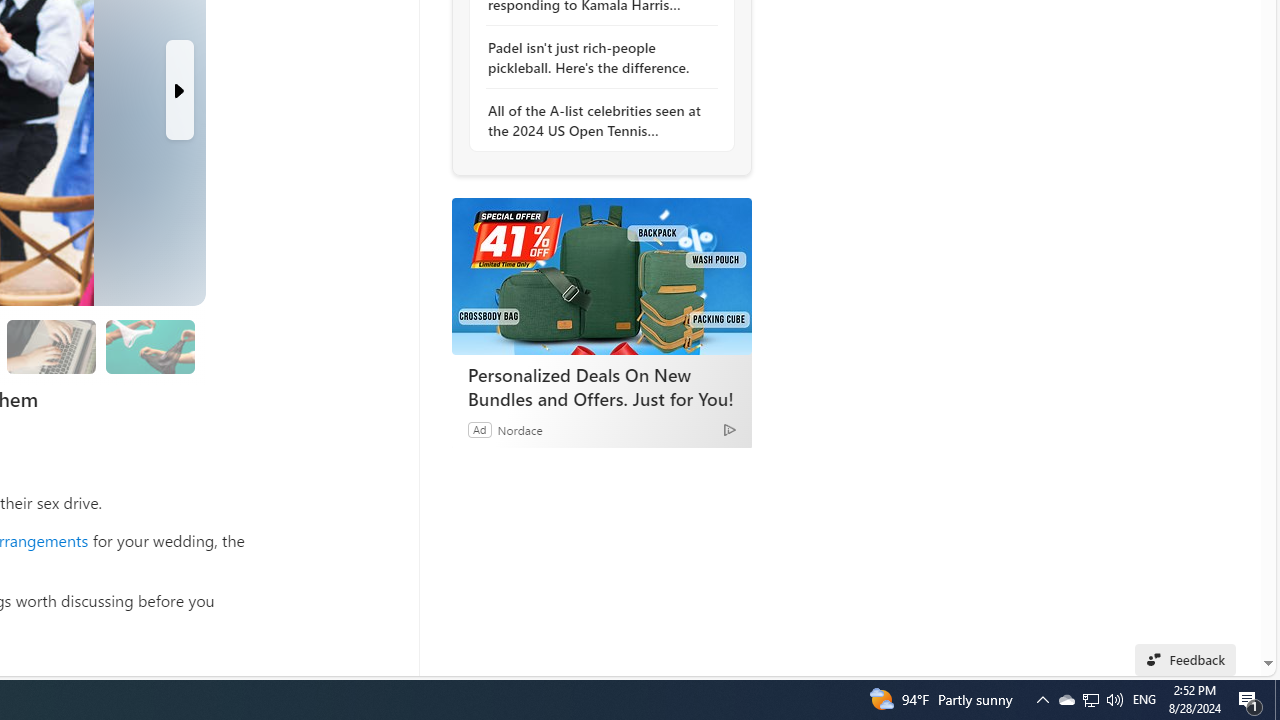 The height and width of the screenshot is (720, 1280). What do you see at coordinates (519, 428) in the screenshot?
I see `'Nordace'` at bounding box center [519, 428].